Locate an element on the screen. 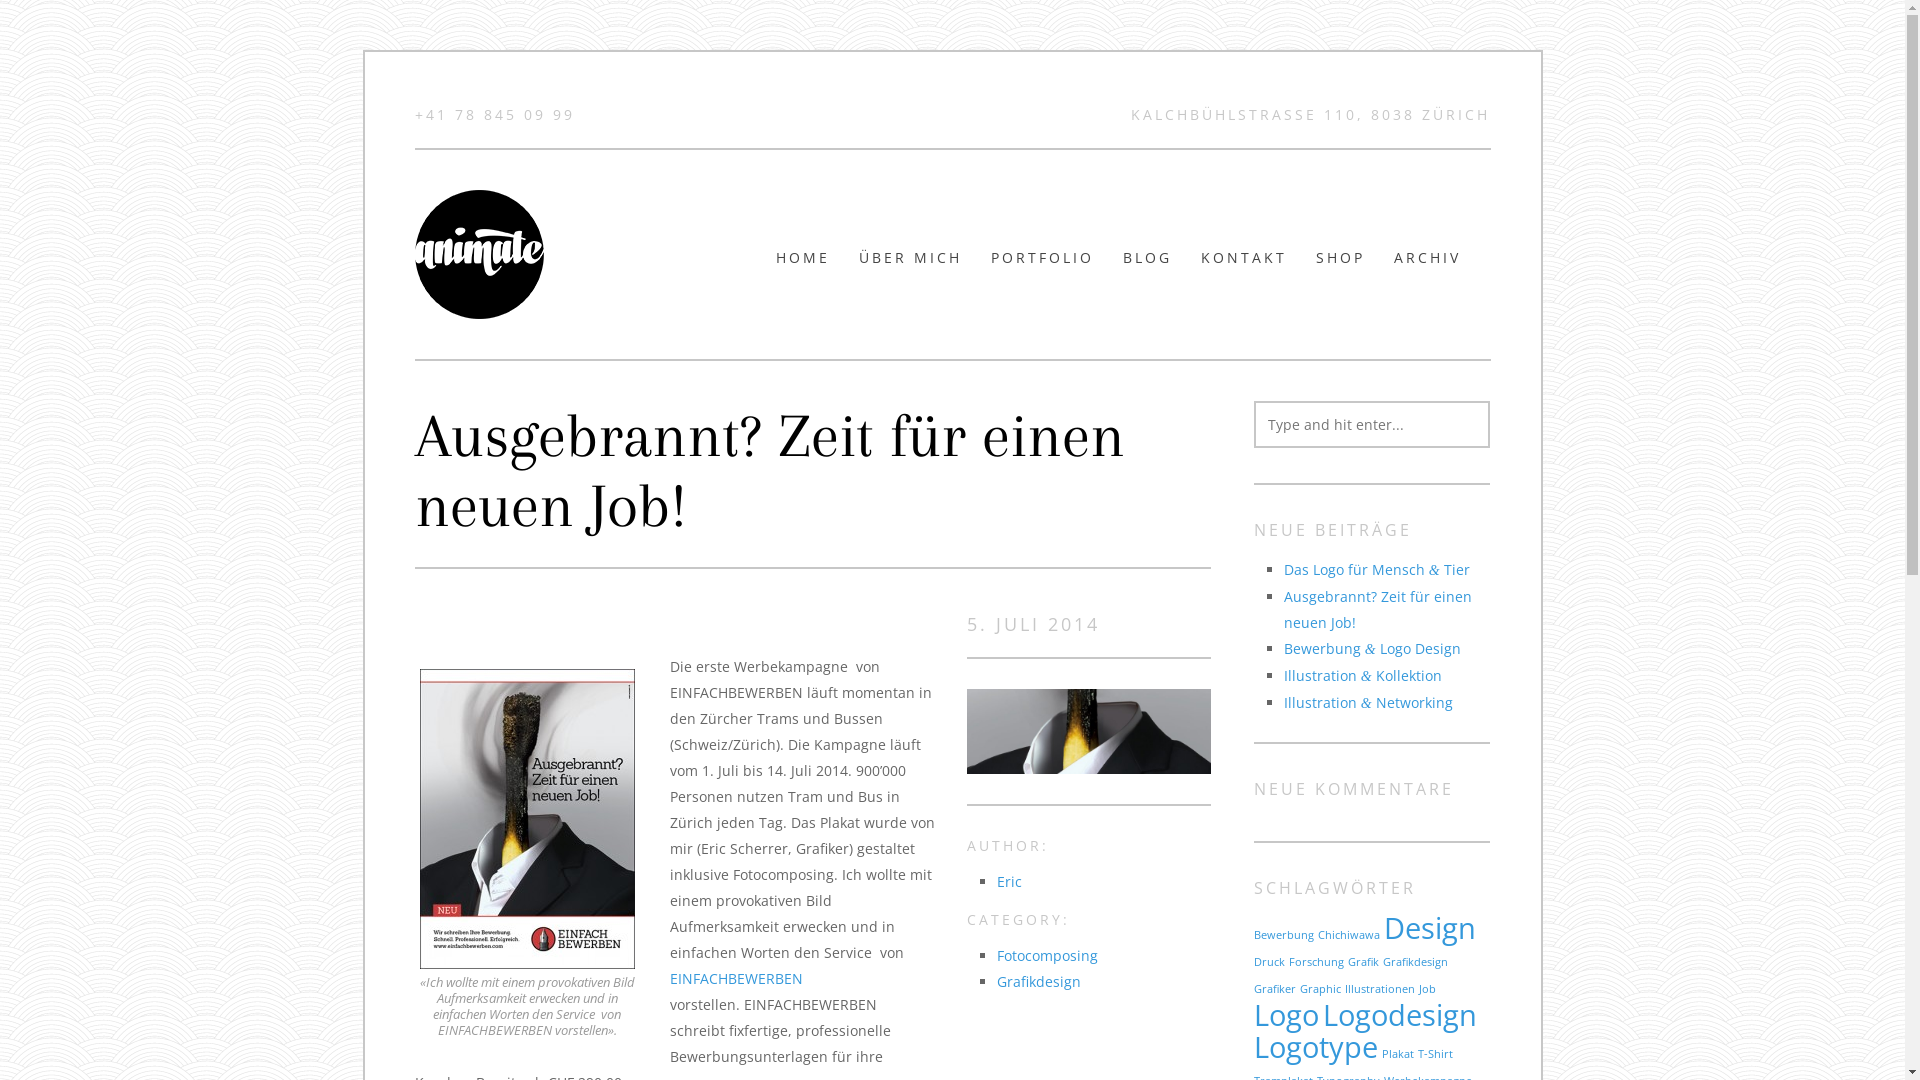 This screenshot has height=1080, width=1920. 'HOME' is located at coordinates (775, 264).